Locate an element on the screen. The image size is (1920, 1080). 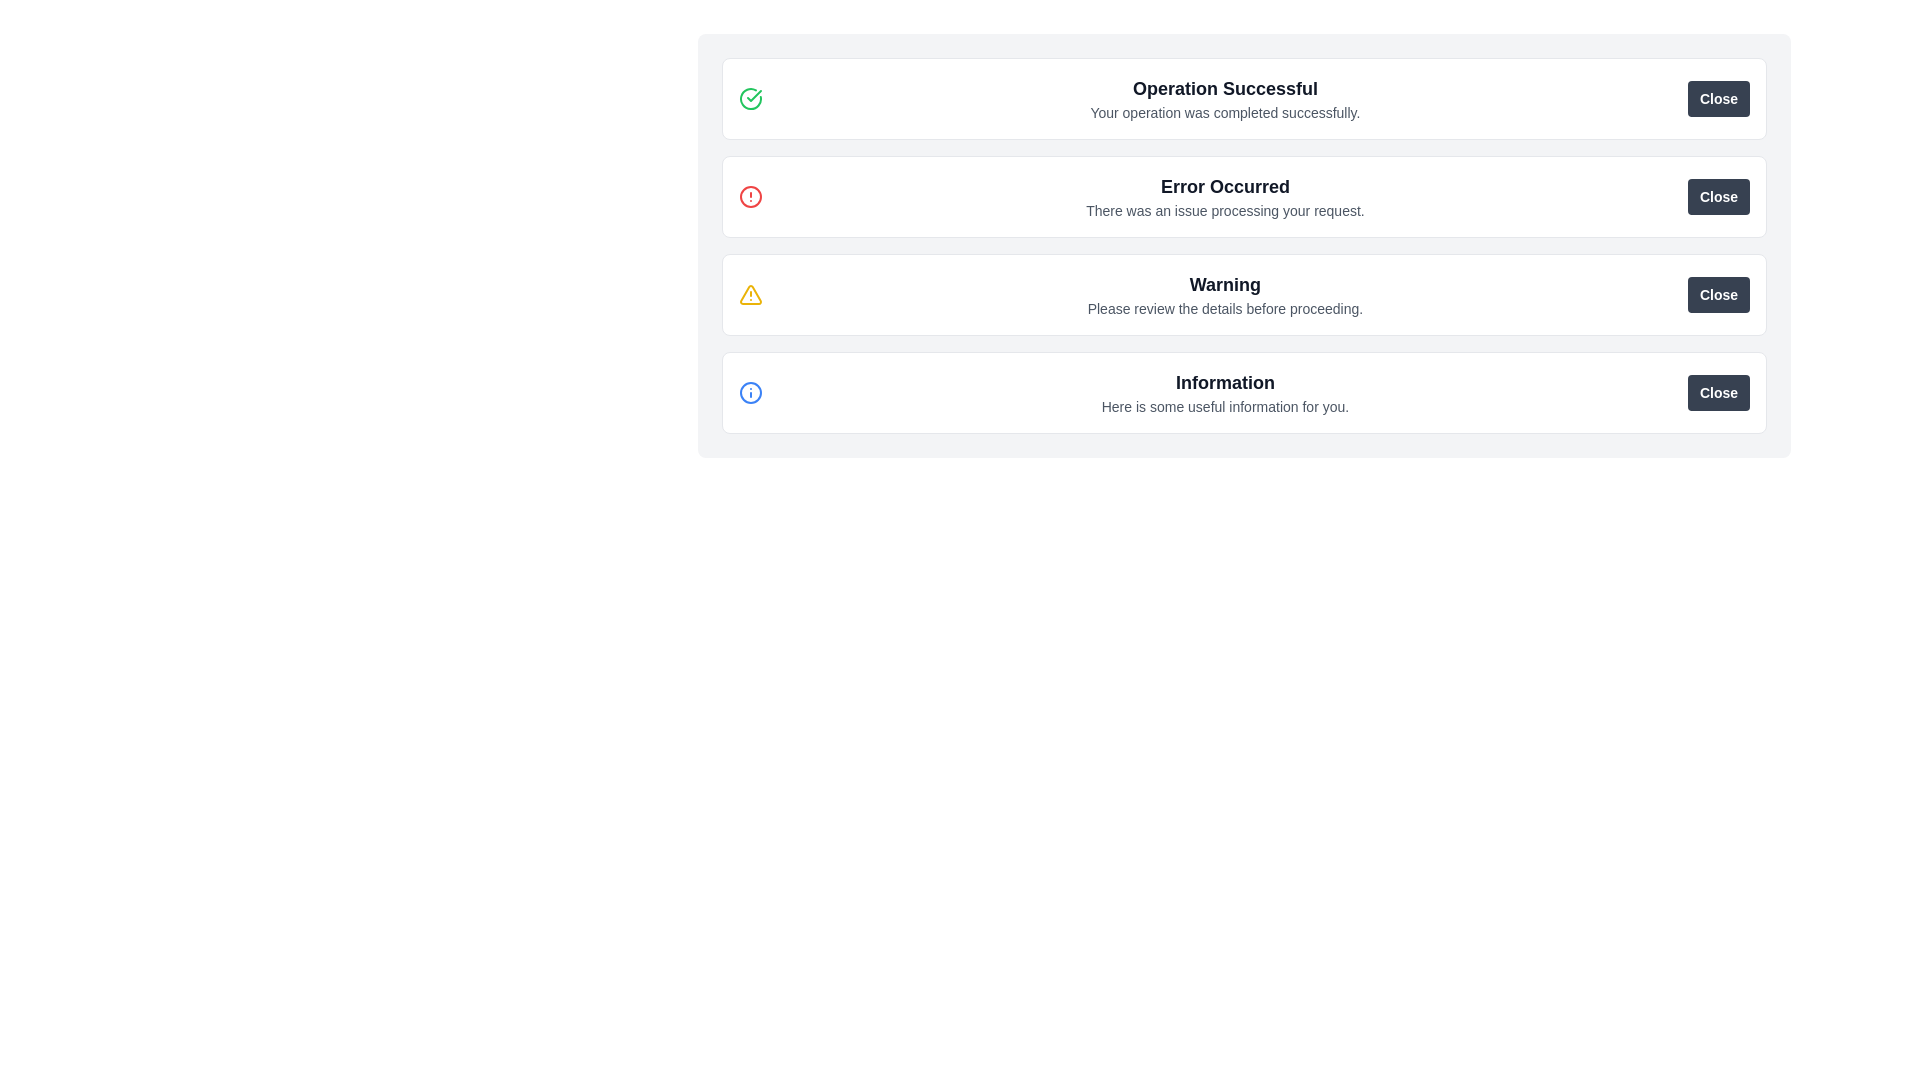
text label stating 'Please review the details before proceeding.' which is styled in a smaller font size and lighter gray color, located directly below the bold 'Warning' text in the notification stack is located at coordinates (1224, 308).